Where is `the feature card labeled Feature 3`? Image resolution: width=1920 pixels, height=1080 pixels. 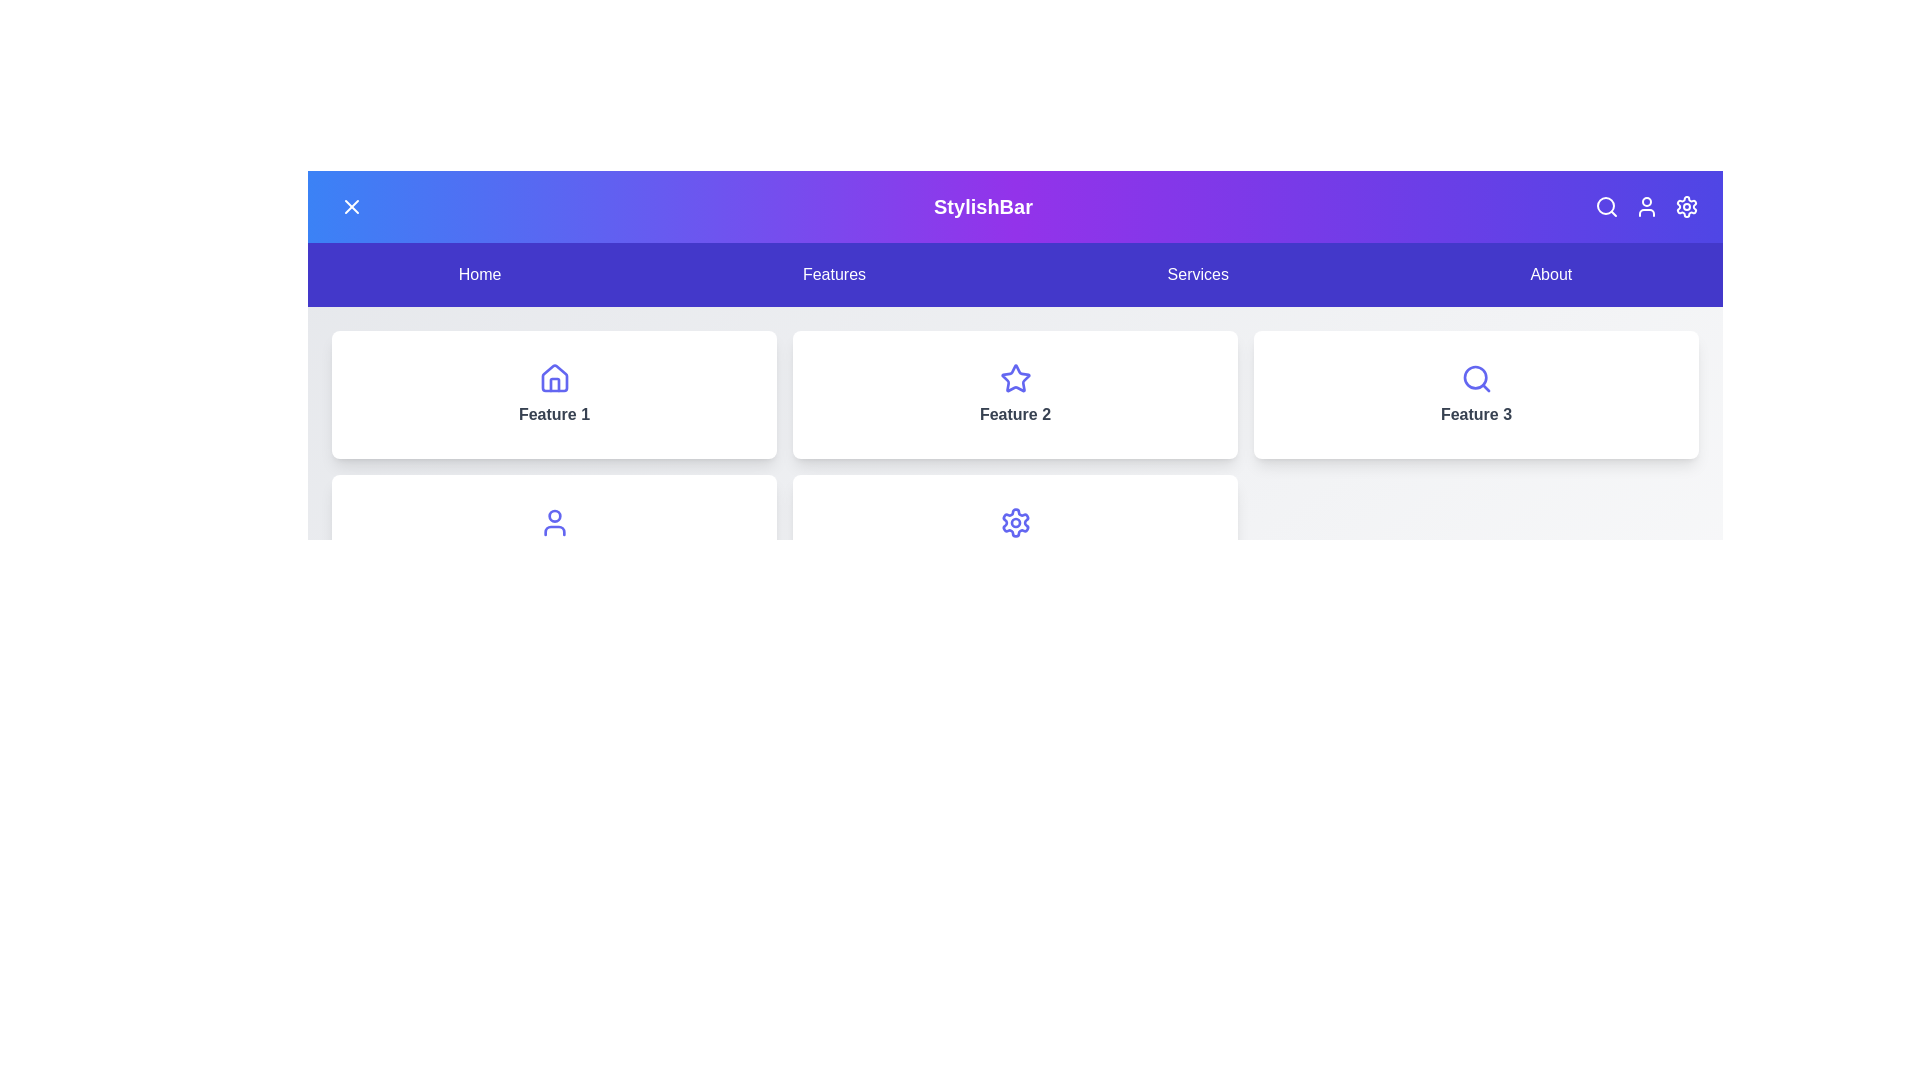 the feature card labeled Feature 3 is located at coordinates (1476, 394).